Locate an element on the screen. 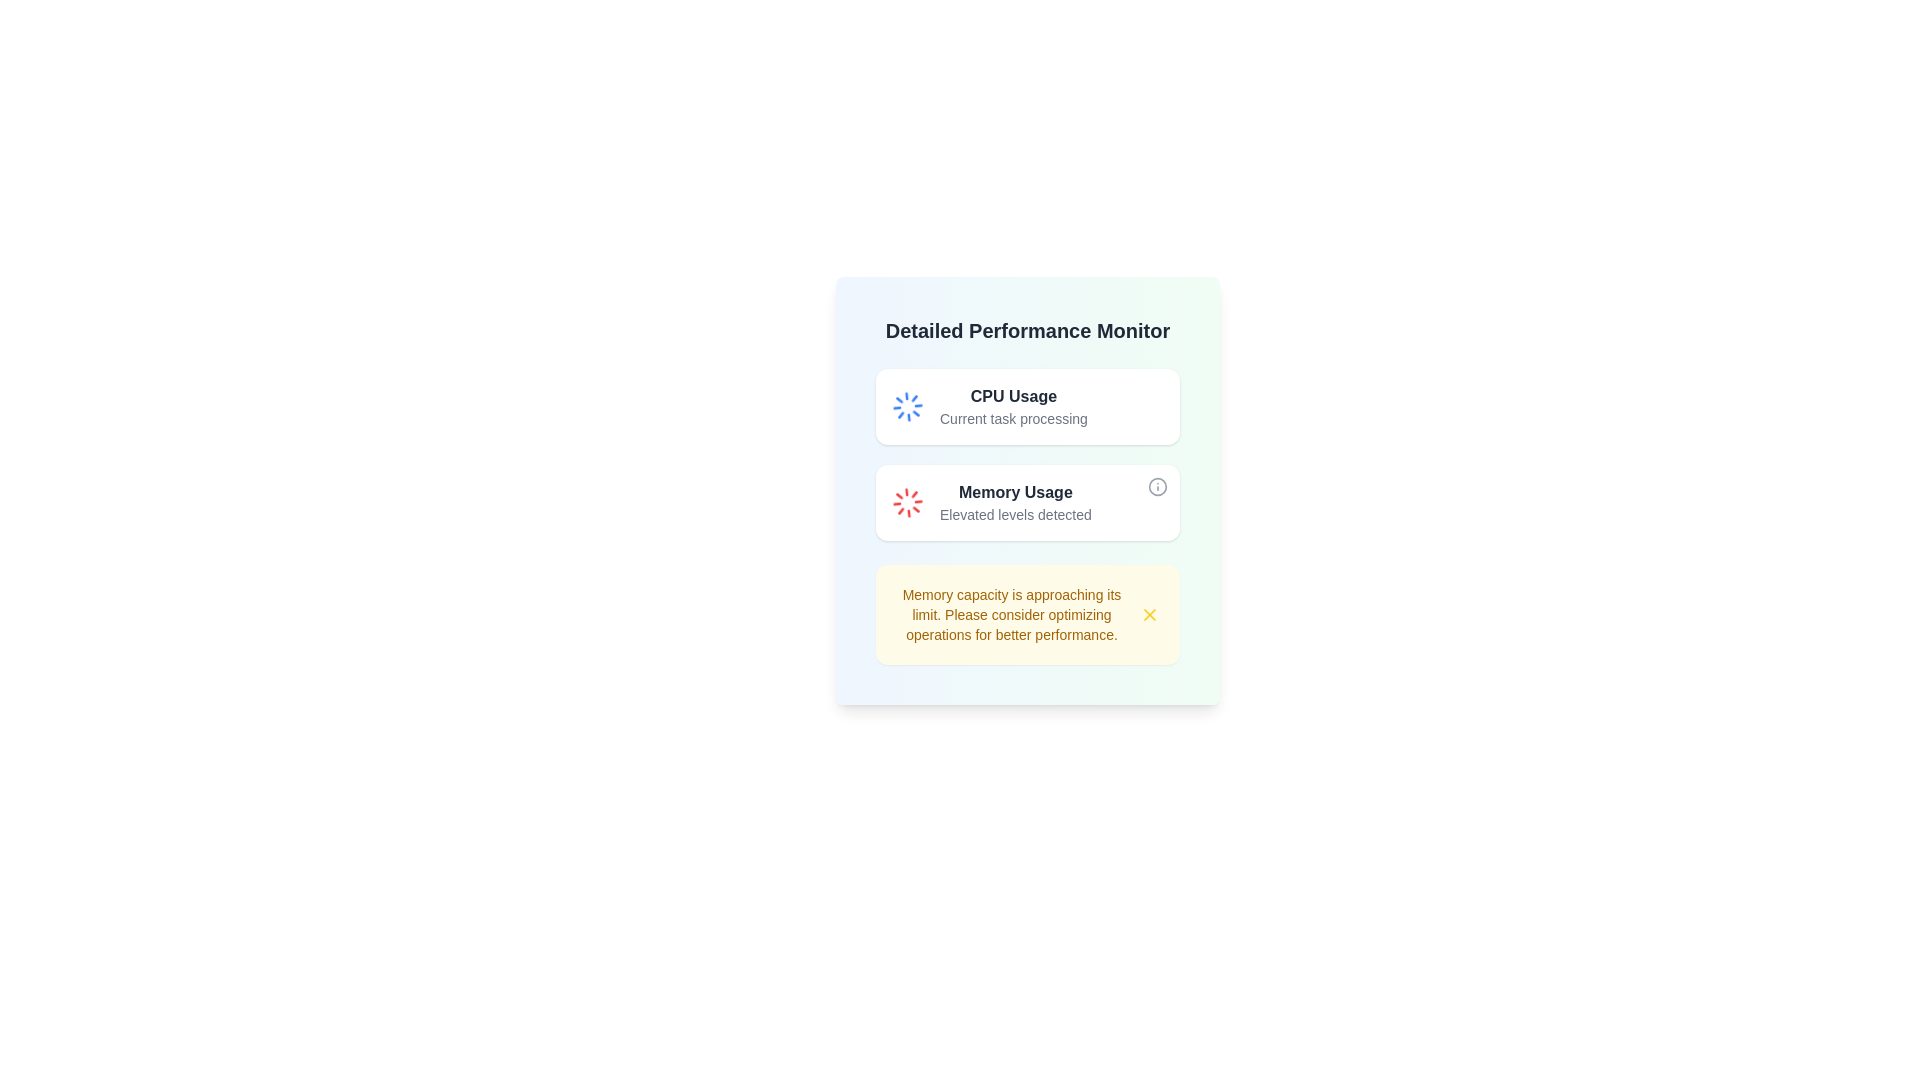 Image resolution: width=1920 pixels, height=1080 pixels. the text label reading 'Current task processing.' which is styled in a small gray font and is located directly beneath the 'CPU Usage' title is located at coordinates (1013, 418).